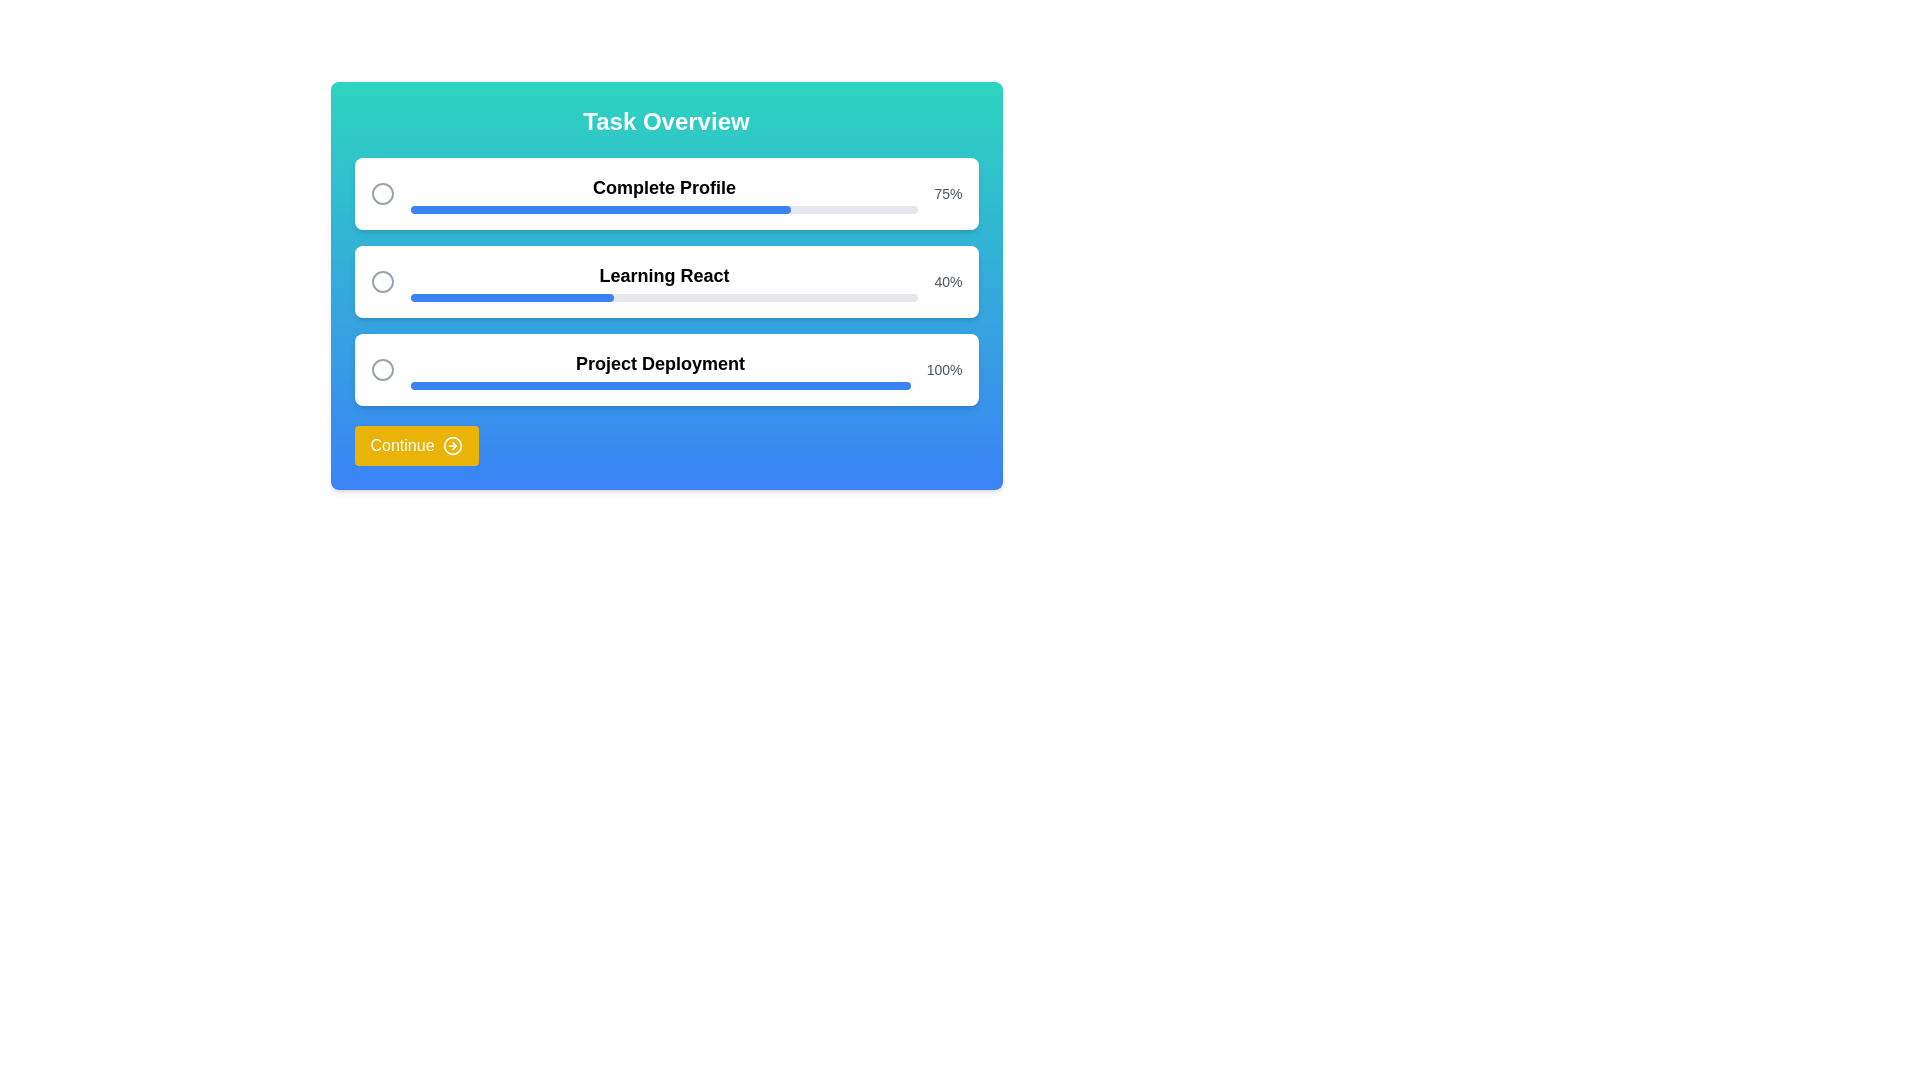 The image size is (1920, 1080). Describe the element at coordinates (451, 445) in the screenshot. I see `the circular icon within the 'Continue' button located at the lower end of the interface, which is outlined and centered within a graphical arrow design` at that location.